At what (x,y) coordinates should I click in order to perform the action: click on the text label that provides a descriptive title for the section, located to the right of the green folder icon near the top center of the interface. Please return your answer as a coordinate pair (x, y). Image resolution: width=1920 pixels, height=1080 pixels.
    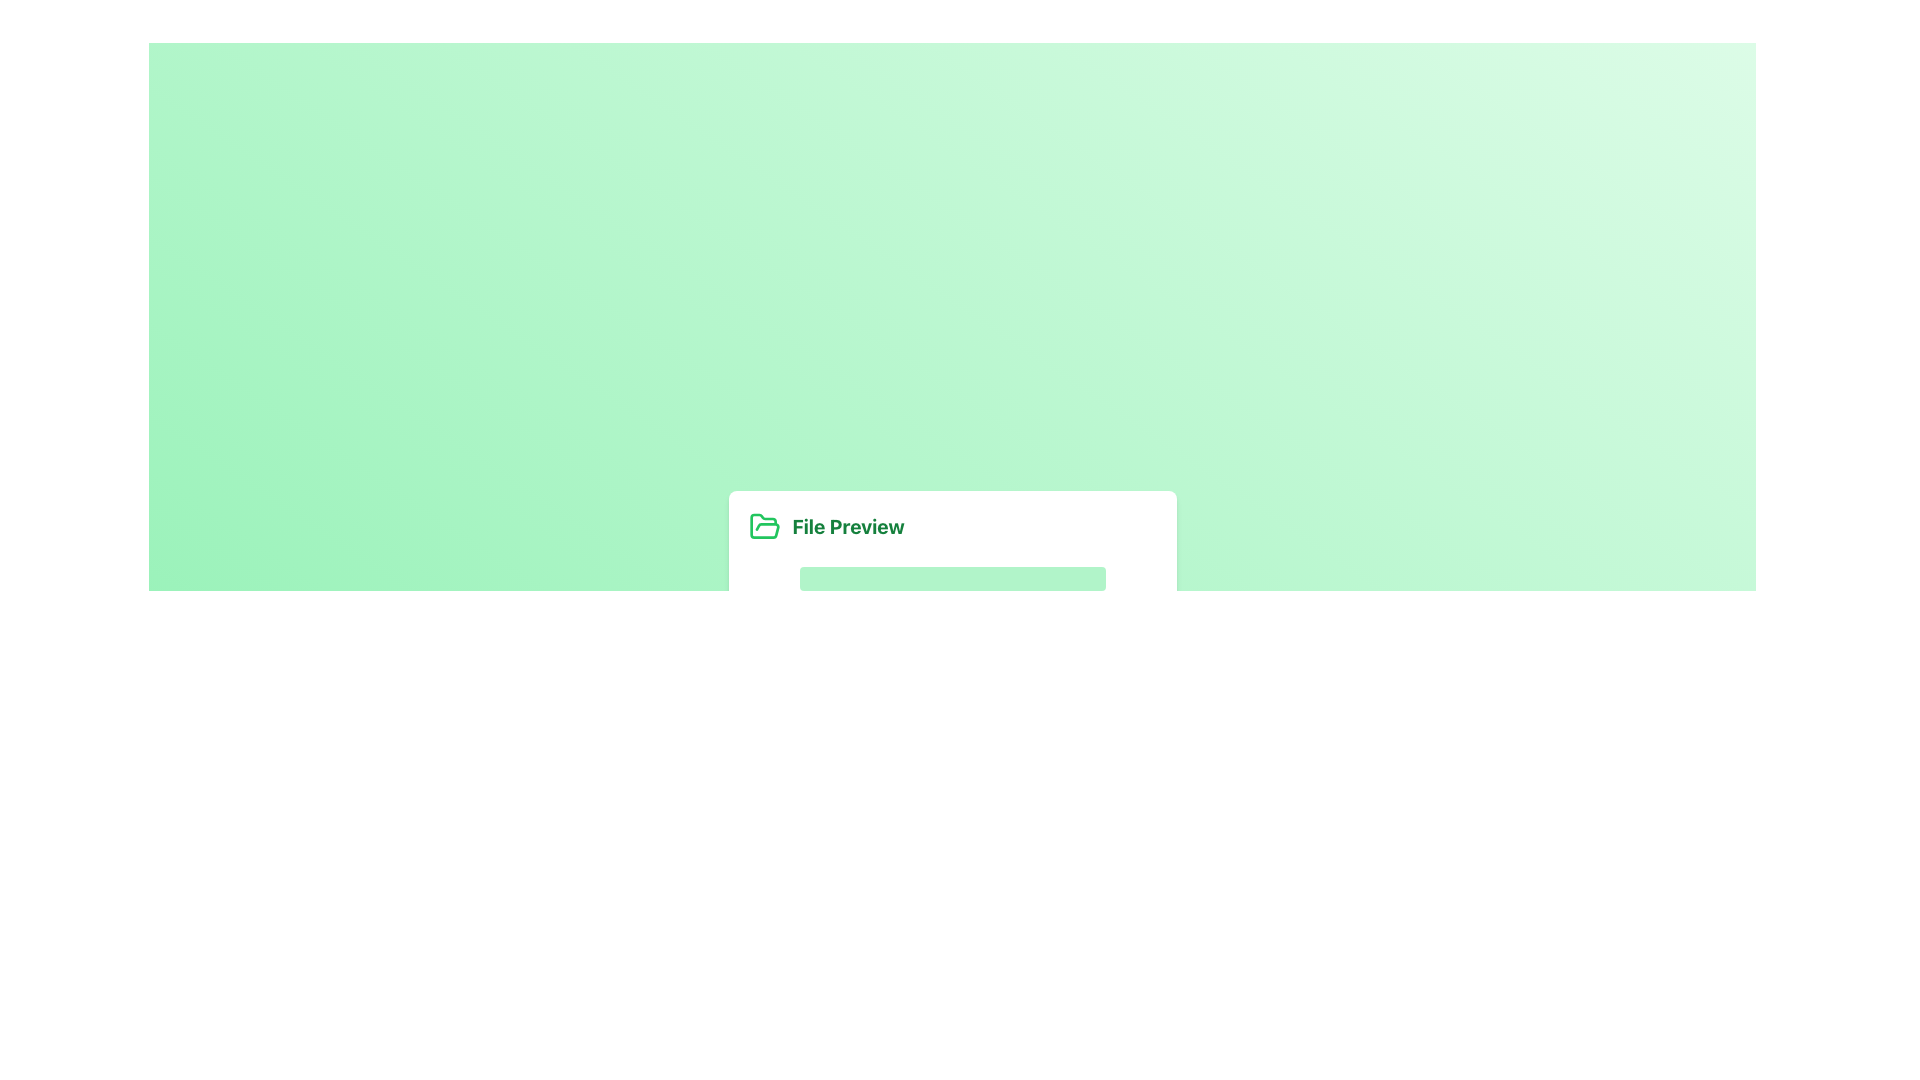
    Looking at the image, I should click on (848, 526).